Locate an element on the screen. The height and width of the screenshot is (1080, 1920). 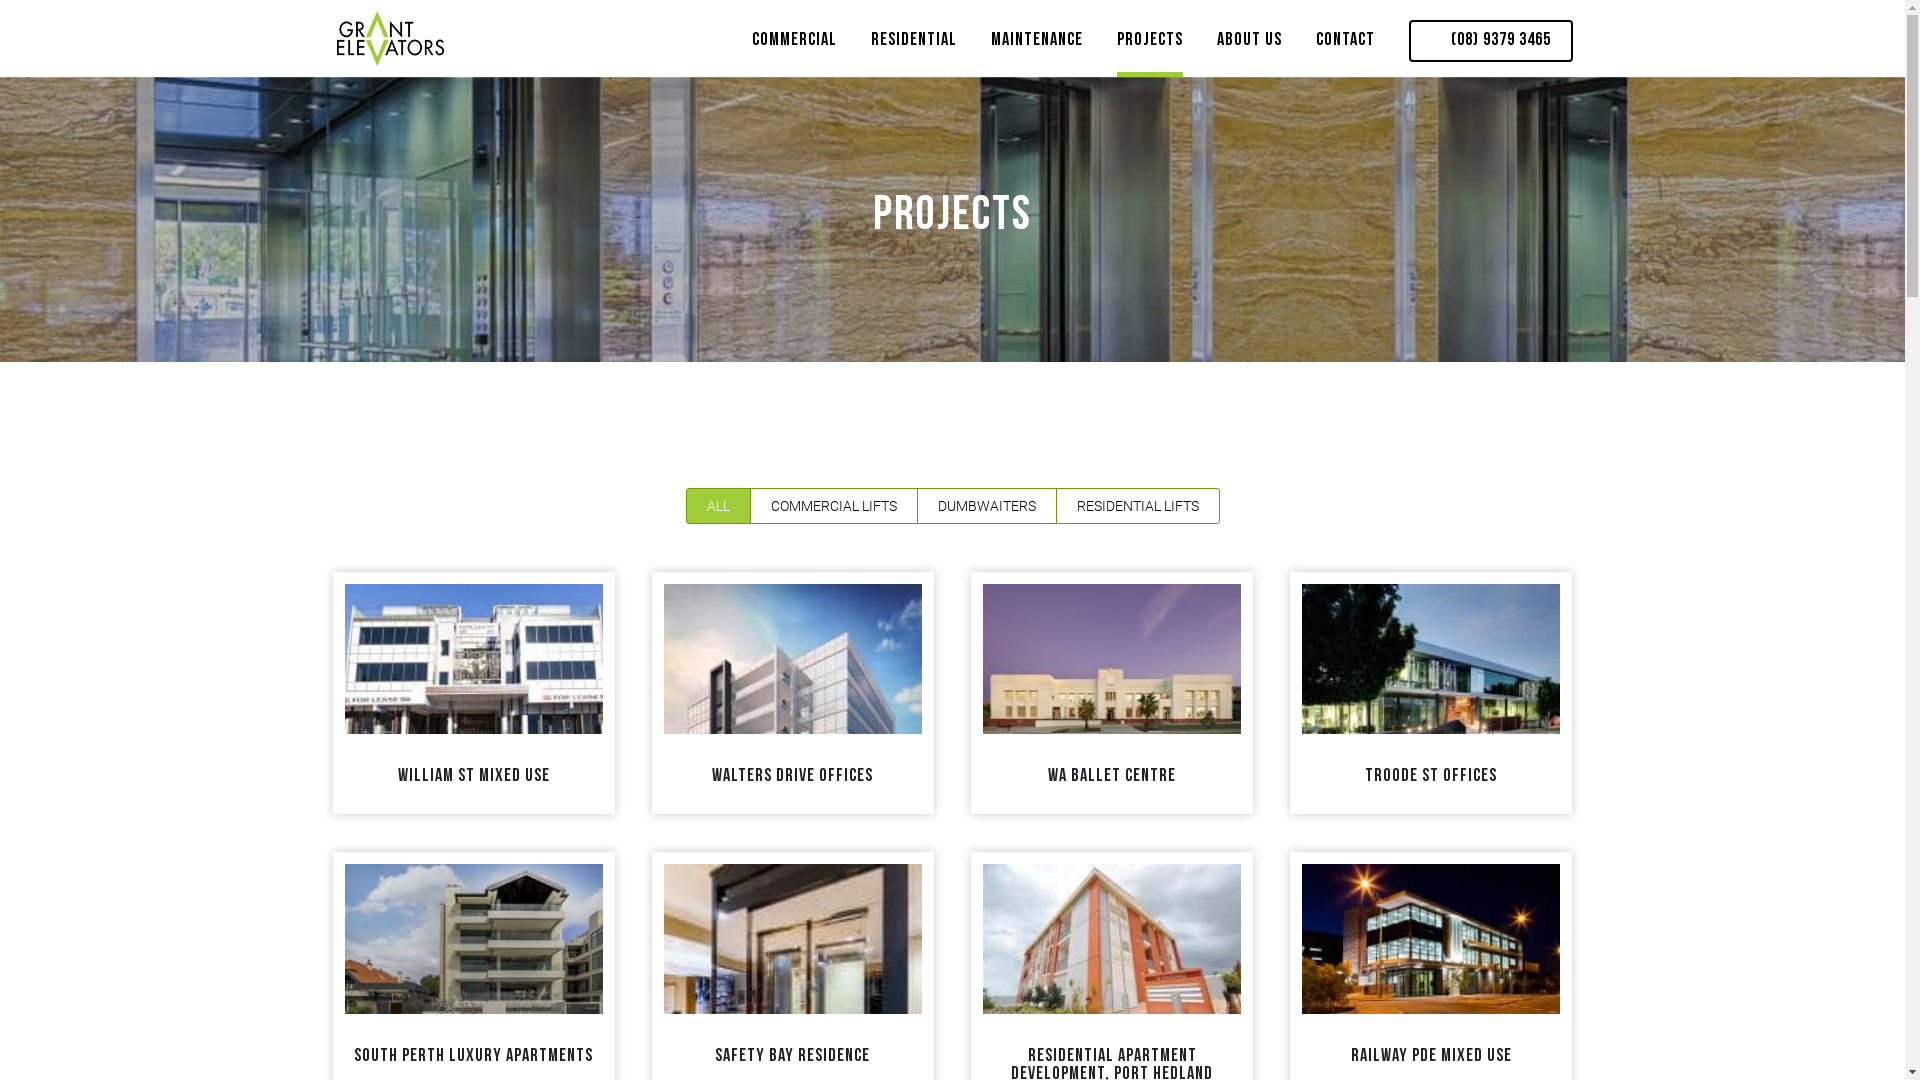
'DUMBWAITERS' is located at coordinates (915, 504).